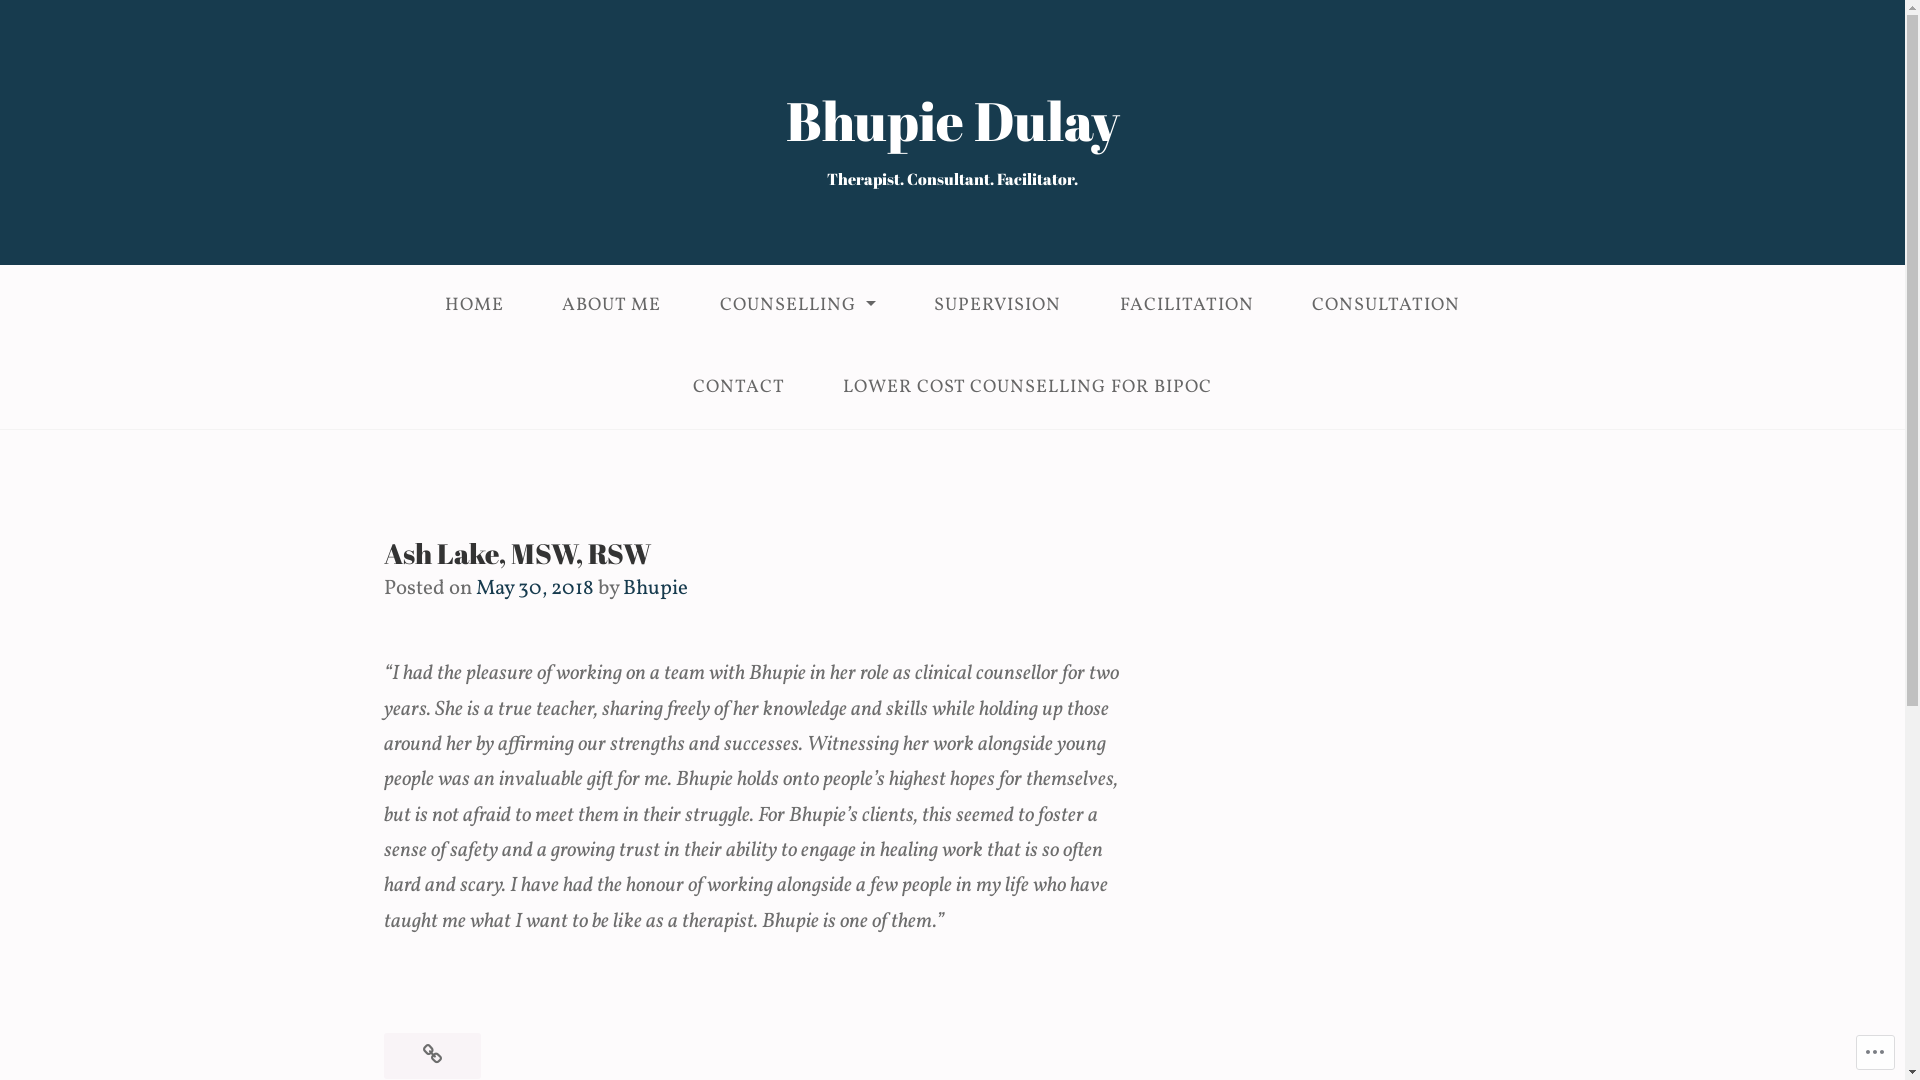 This screenshot has width=1920, height=1080. What do you see at coordinates (665, 388) in the screenshot?
I see `'CONTACT'` at bounding box center [665, 388].